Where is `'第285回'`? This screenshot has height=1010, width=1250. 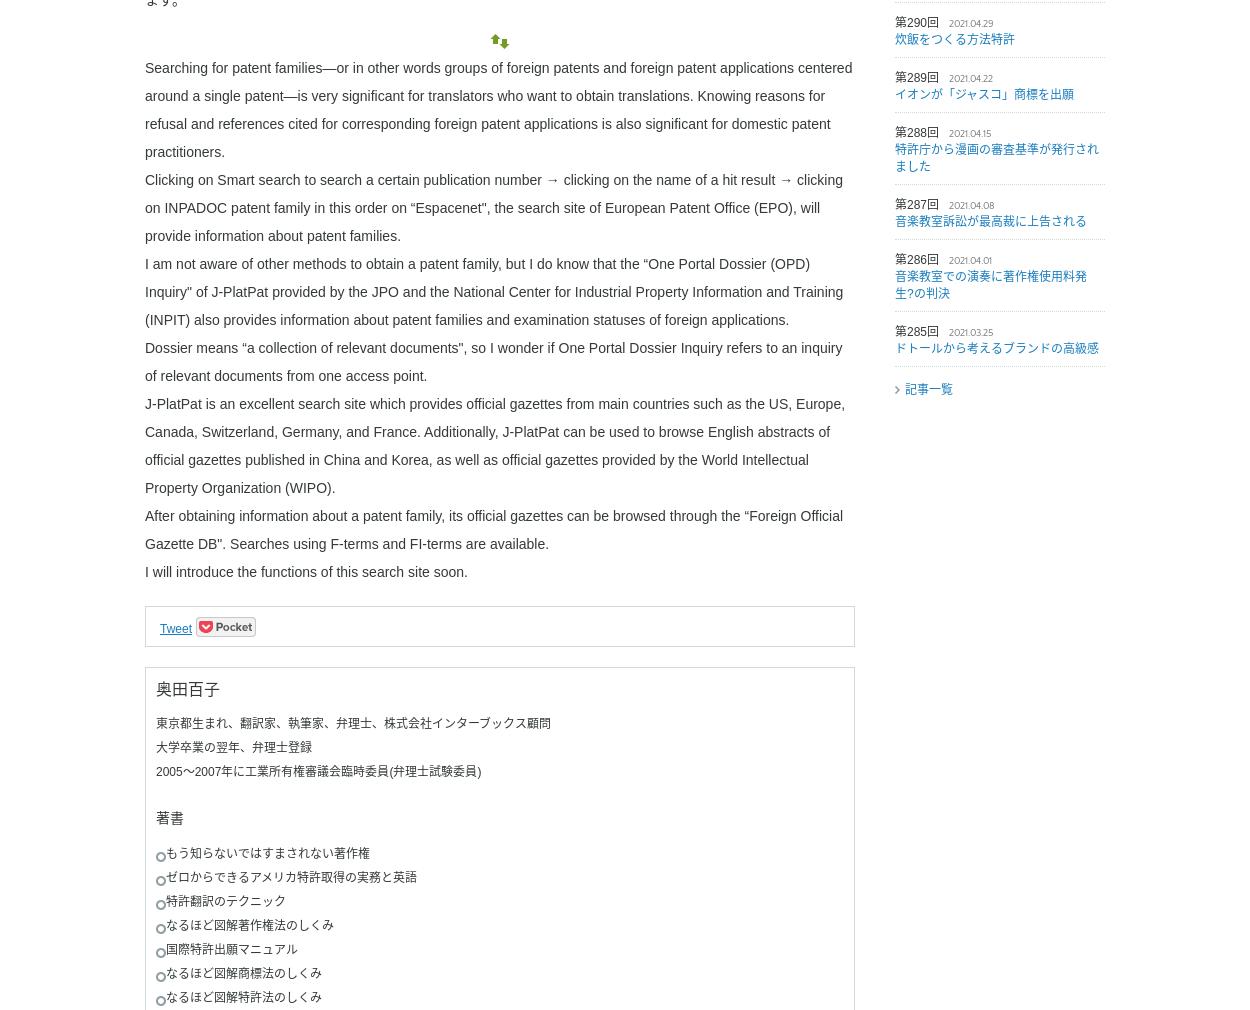 '第285回' is located at coordinates (917, 331).